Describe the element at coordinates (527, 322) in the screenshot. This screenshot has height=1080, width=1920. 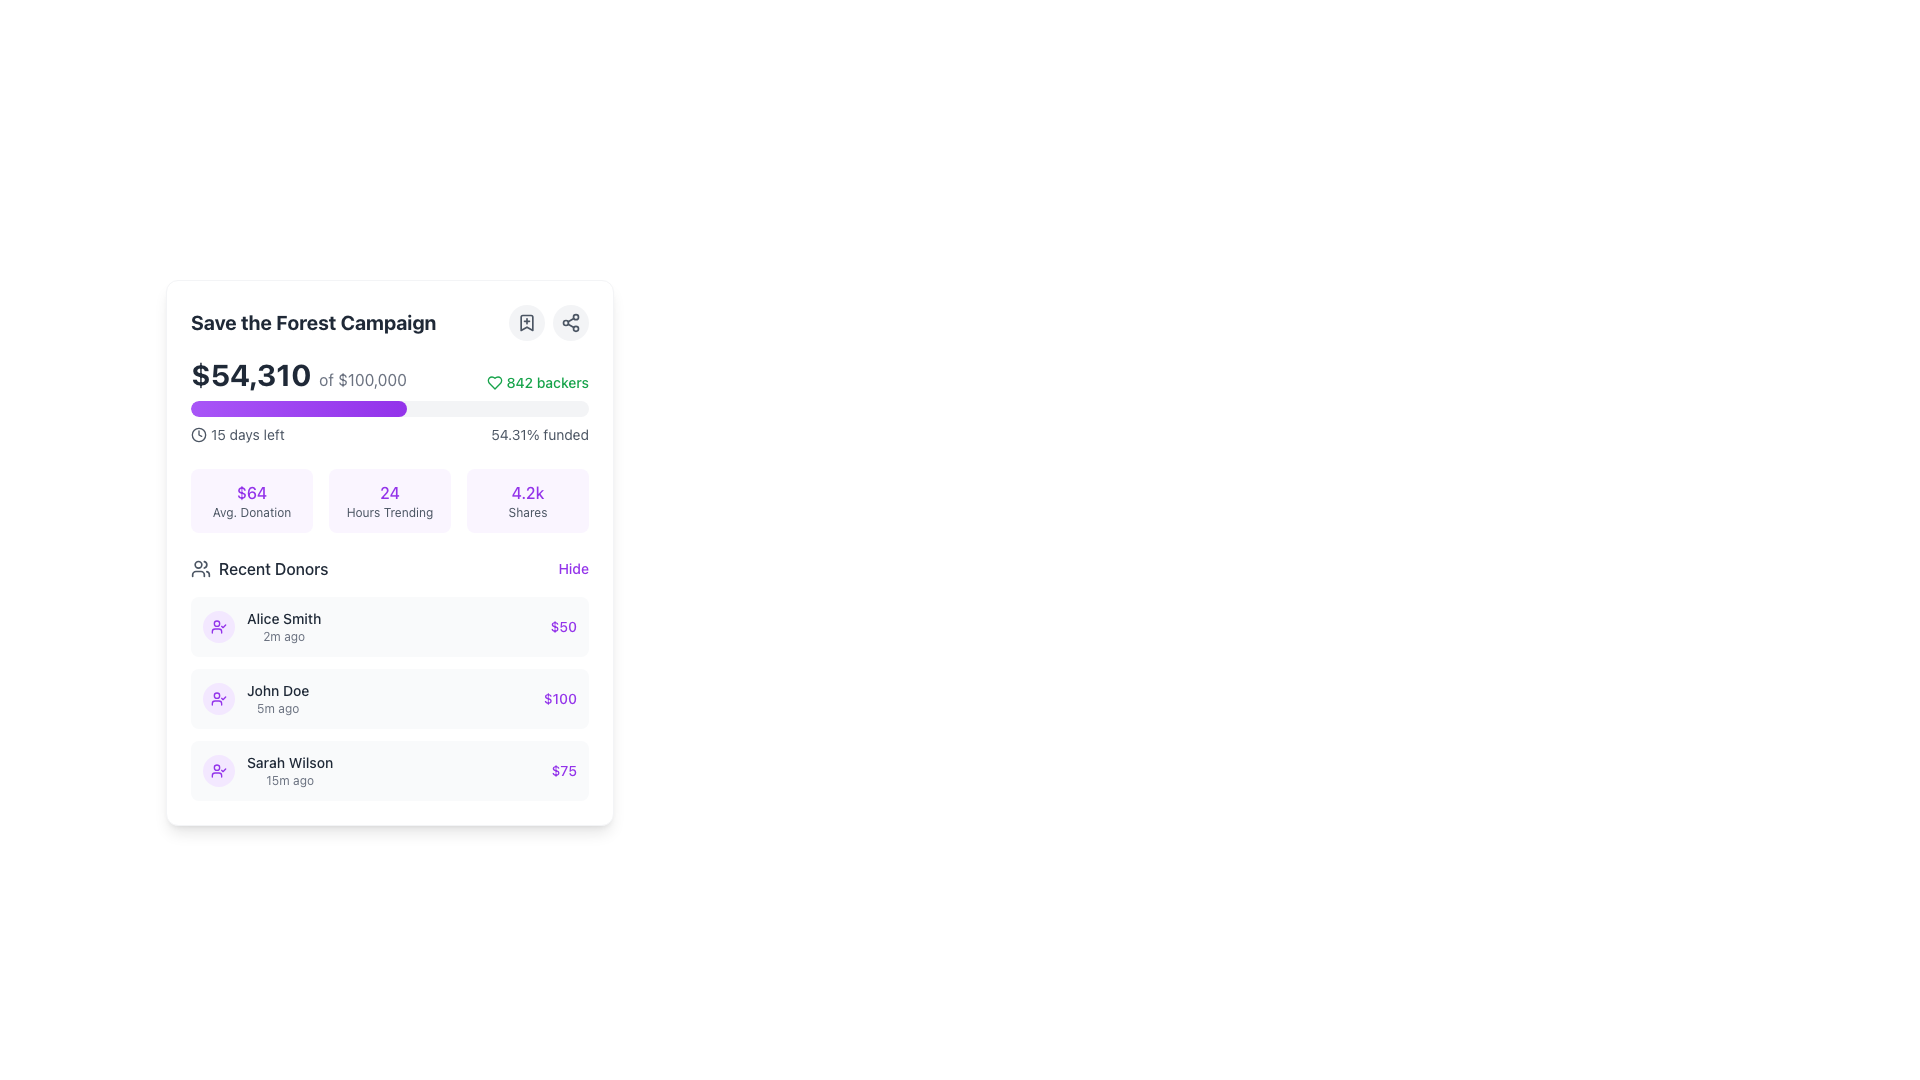
I see `the button located at the top-right corner of the card that allows the user to add or bookmark the campaign` at that location.